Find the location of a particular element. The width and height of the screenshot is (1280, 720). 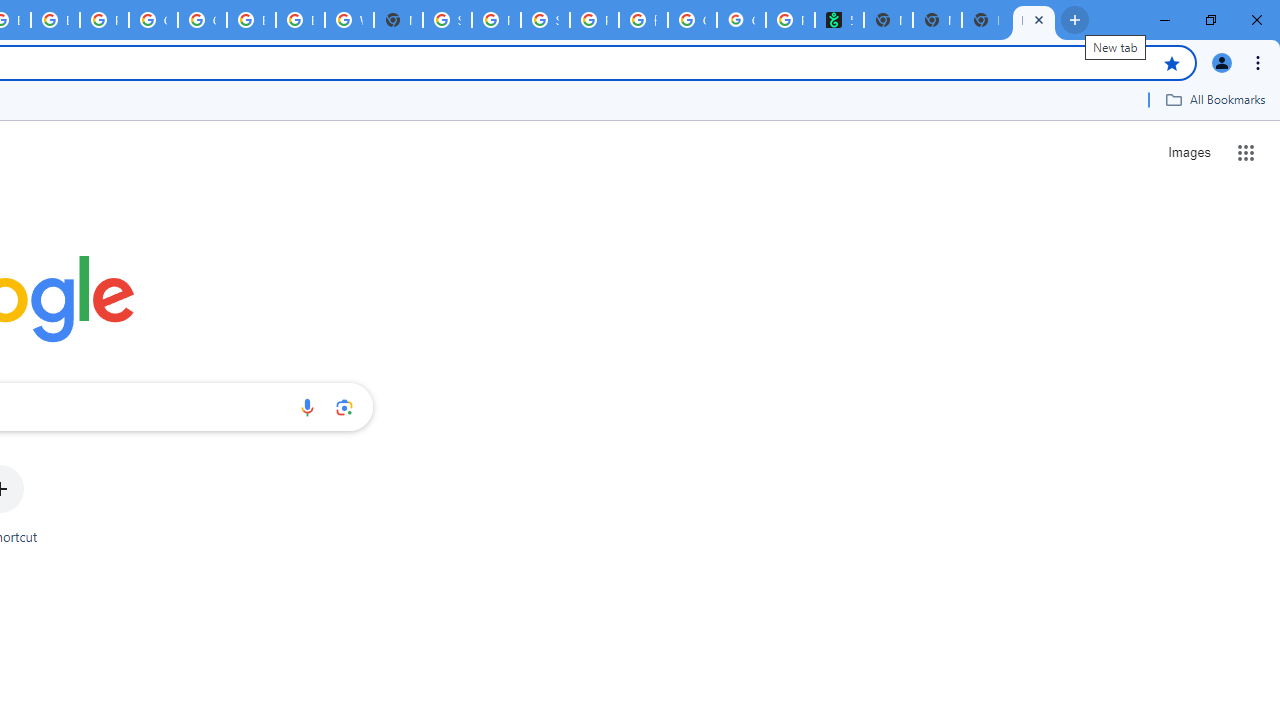

'Google Cloud Platform' is located at coordinates (202, 20).